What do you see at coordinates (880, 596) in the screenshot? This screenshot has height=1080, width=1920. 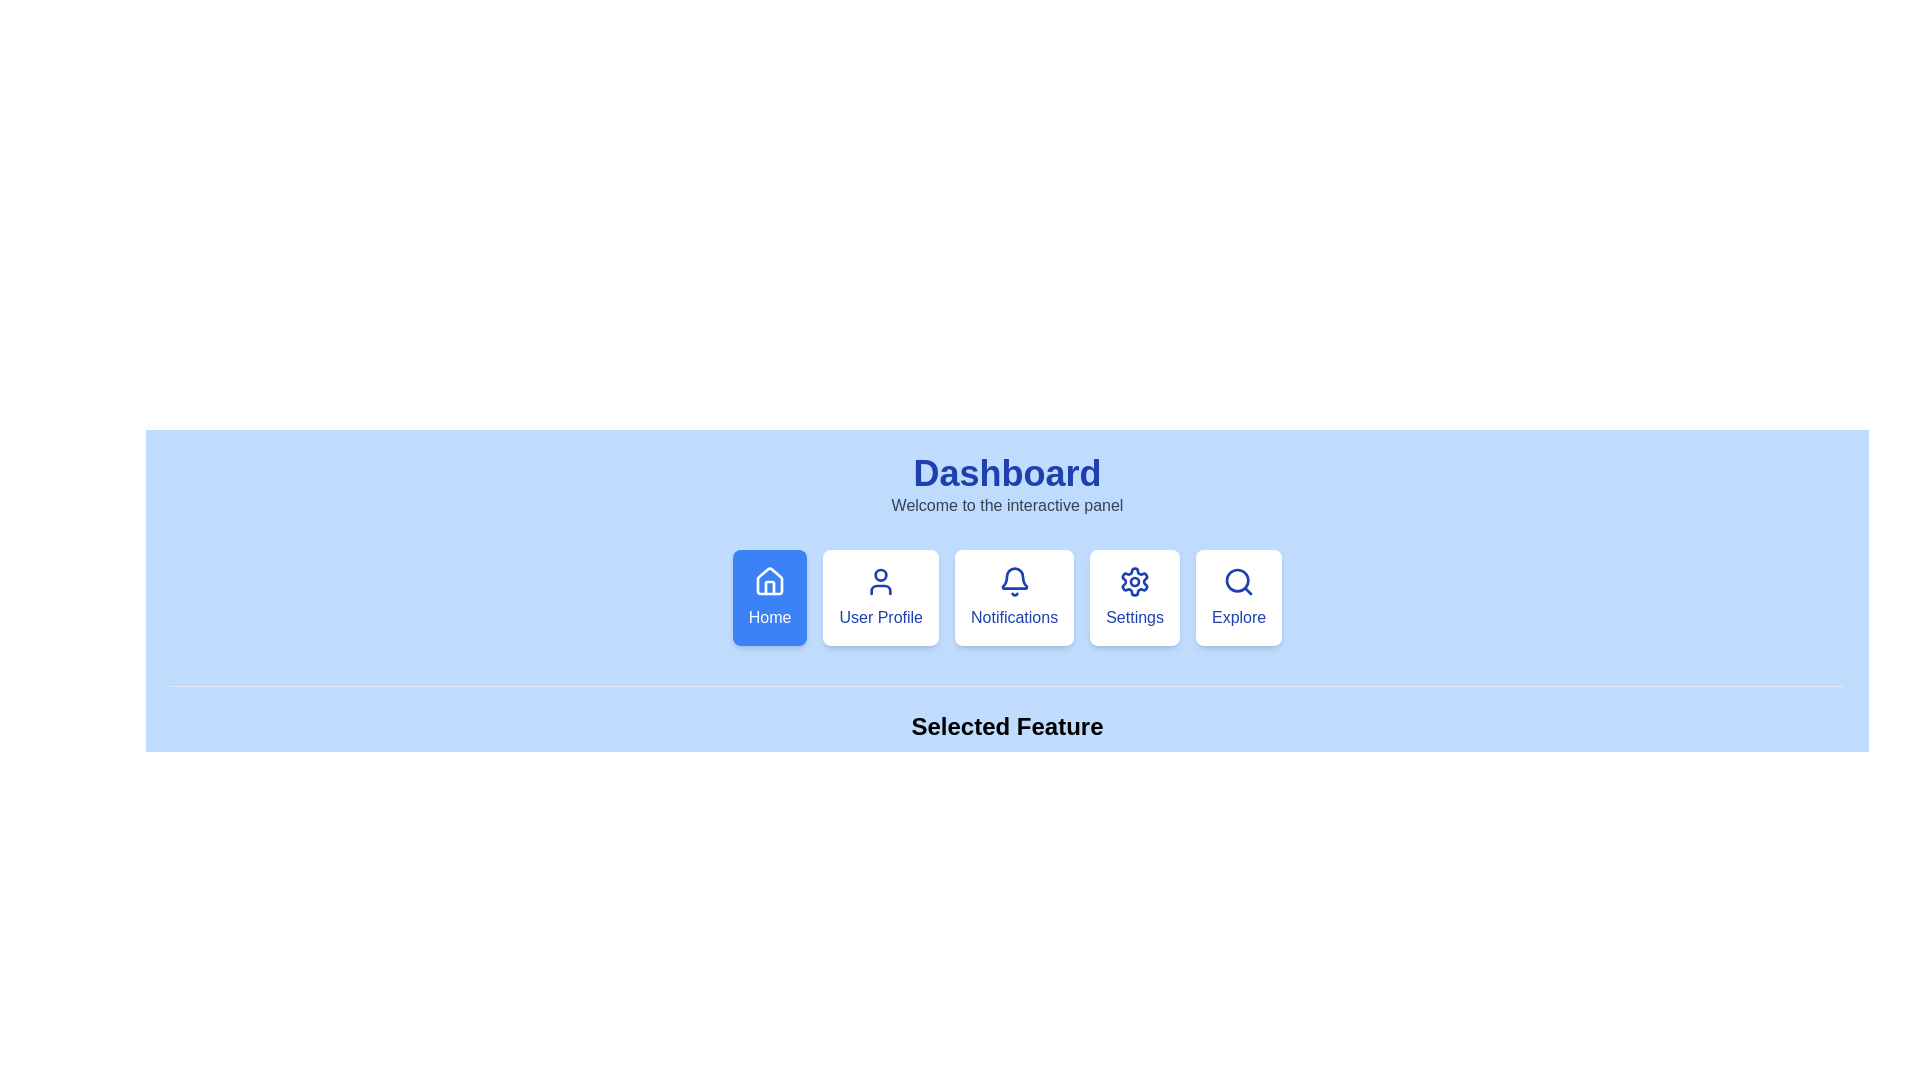 I see `the 'User Profile' button, which is the second option in the navigation menu` at bounding box center [880, 596].